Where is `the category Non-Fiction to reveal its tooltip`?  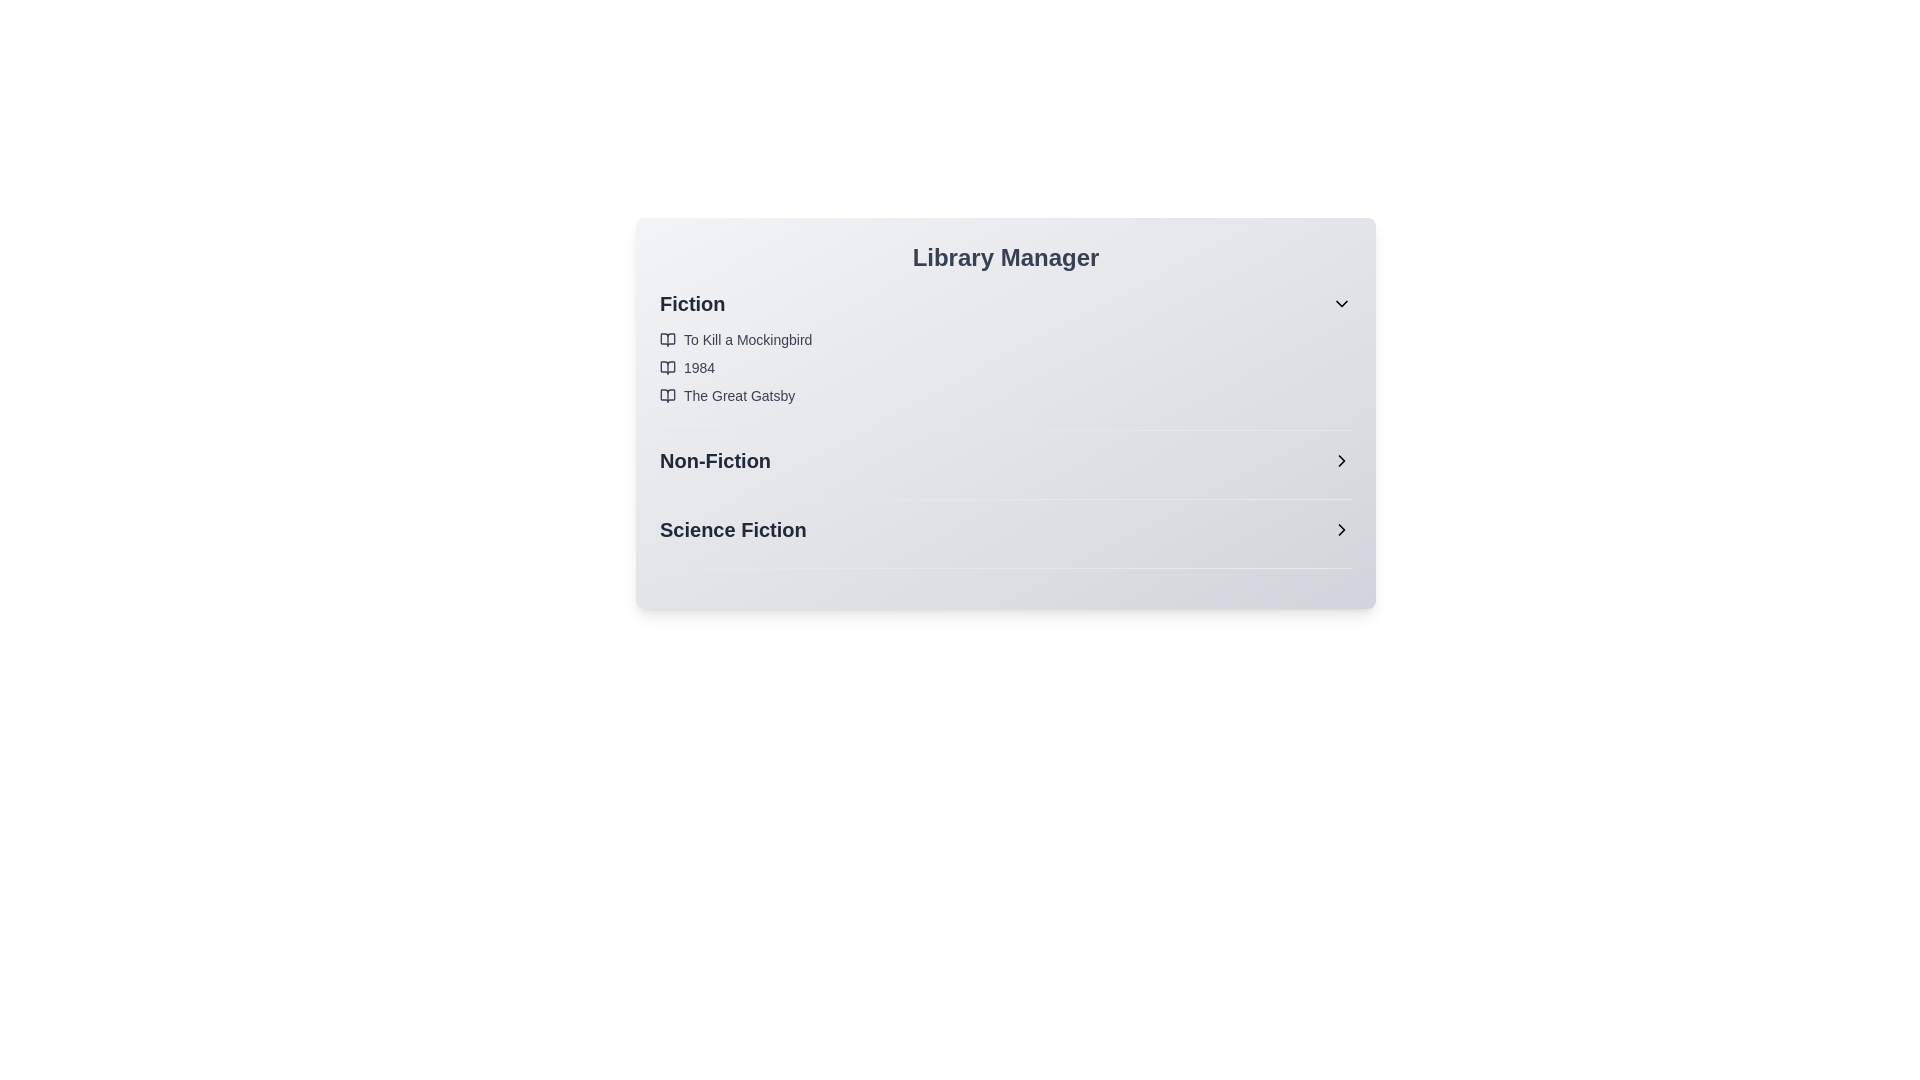
the category Non-Fiction to reveal its tooltip is located at coordinates (1006, 461).